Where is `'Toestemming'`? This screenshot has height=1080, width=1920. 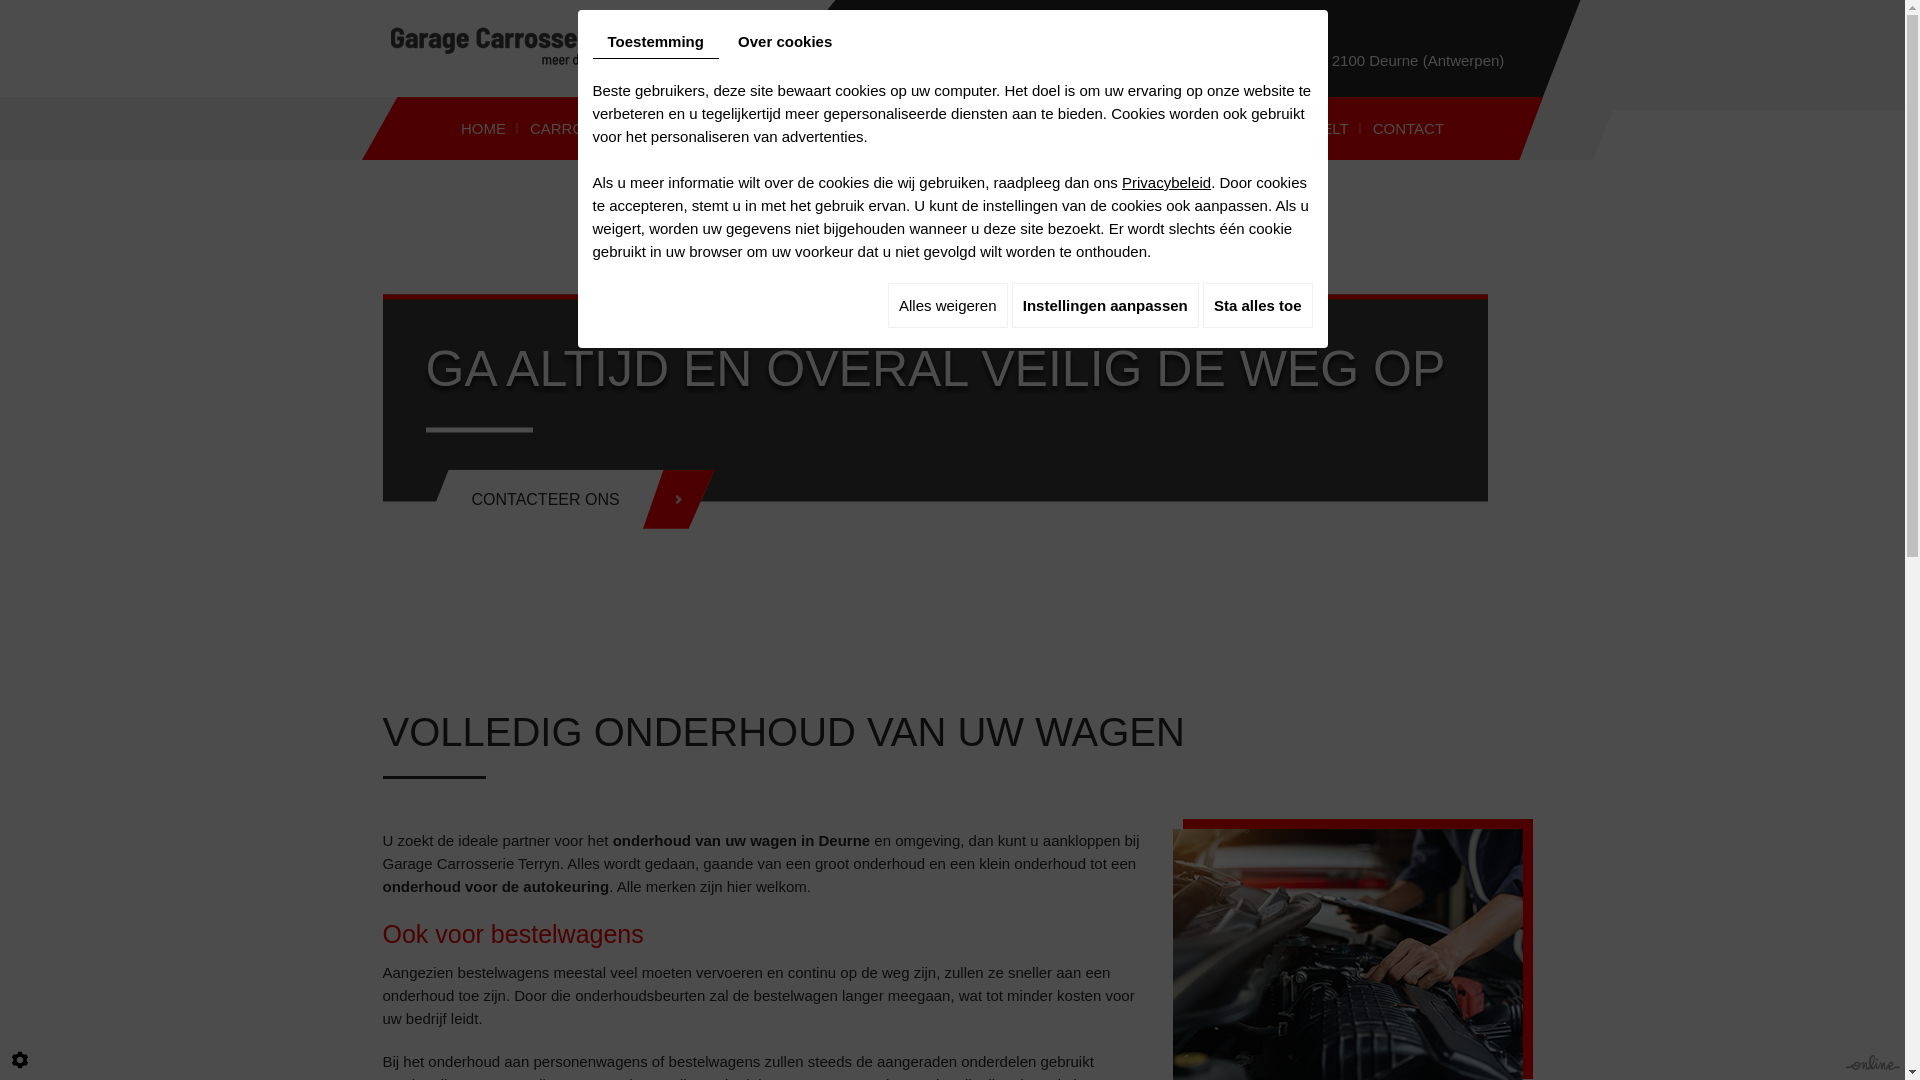 'Toestemming' is located at coordinates (654, 42).